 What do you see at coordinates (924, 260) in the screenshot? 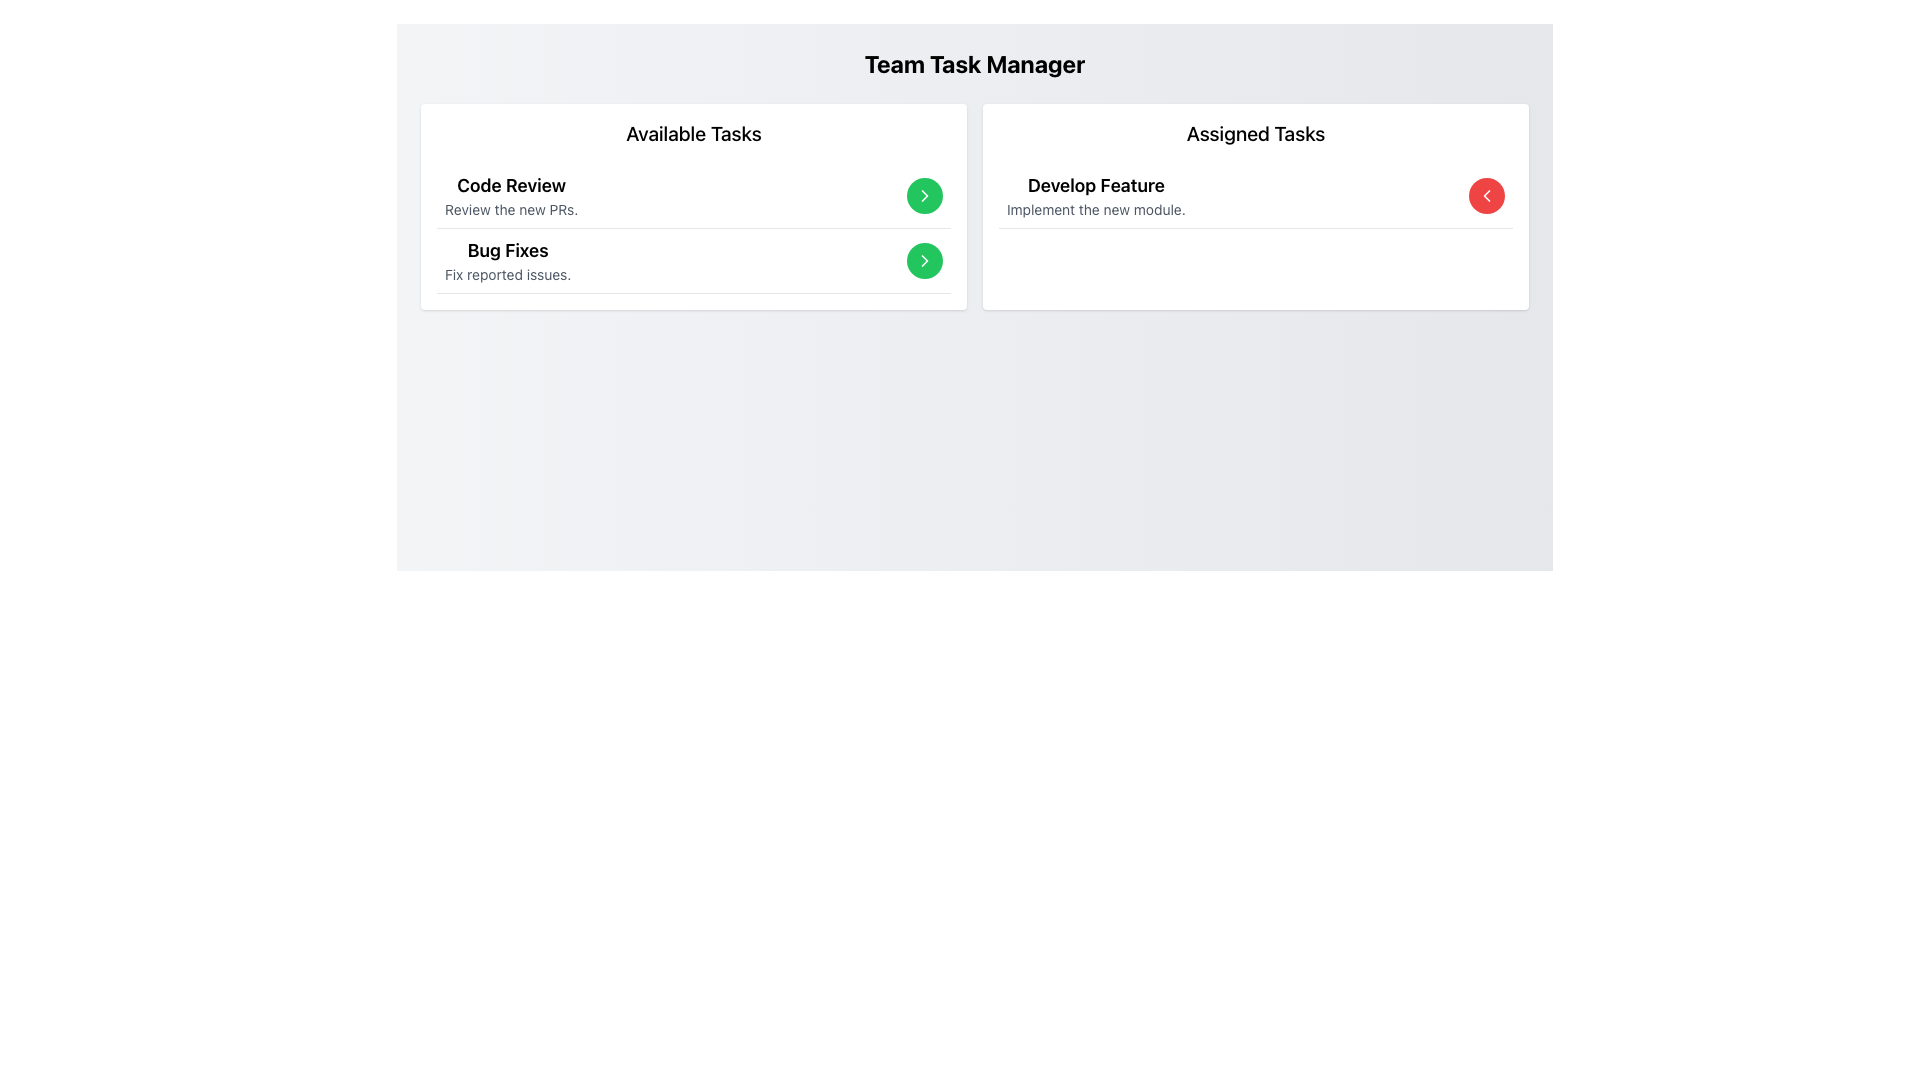
I see `the right-facing chevron icon button with a green circular background located in the 'Available Tasks' section, to the right of the 'Bug Fixes' list item` at bounding box center [924, 260].